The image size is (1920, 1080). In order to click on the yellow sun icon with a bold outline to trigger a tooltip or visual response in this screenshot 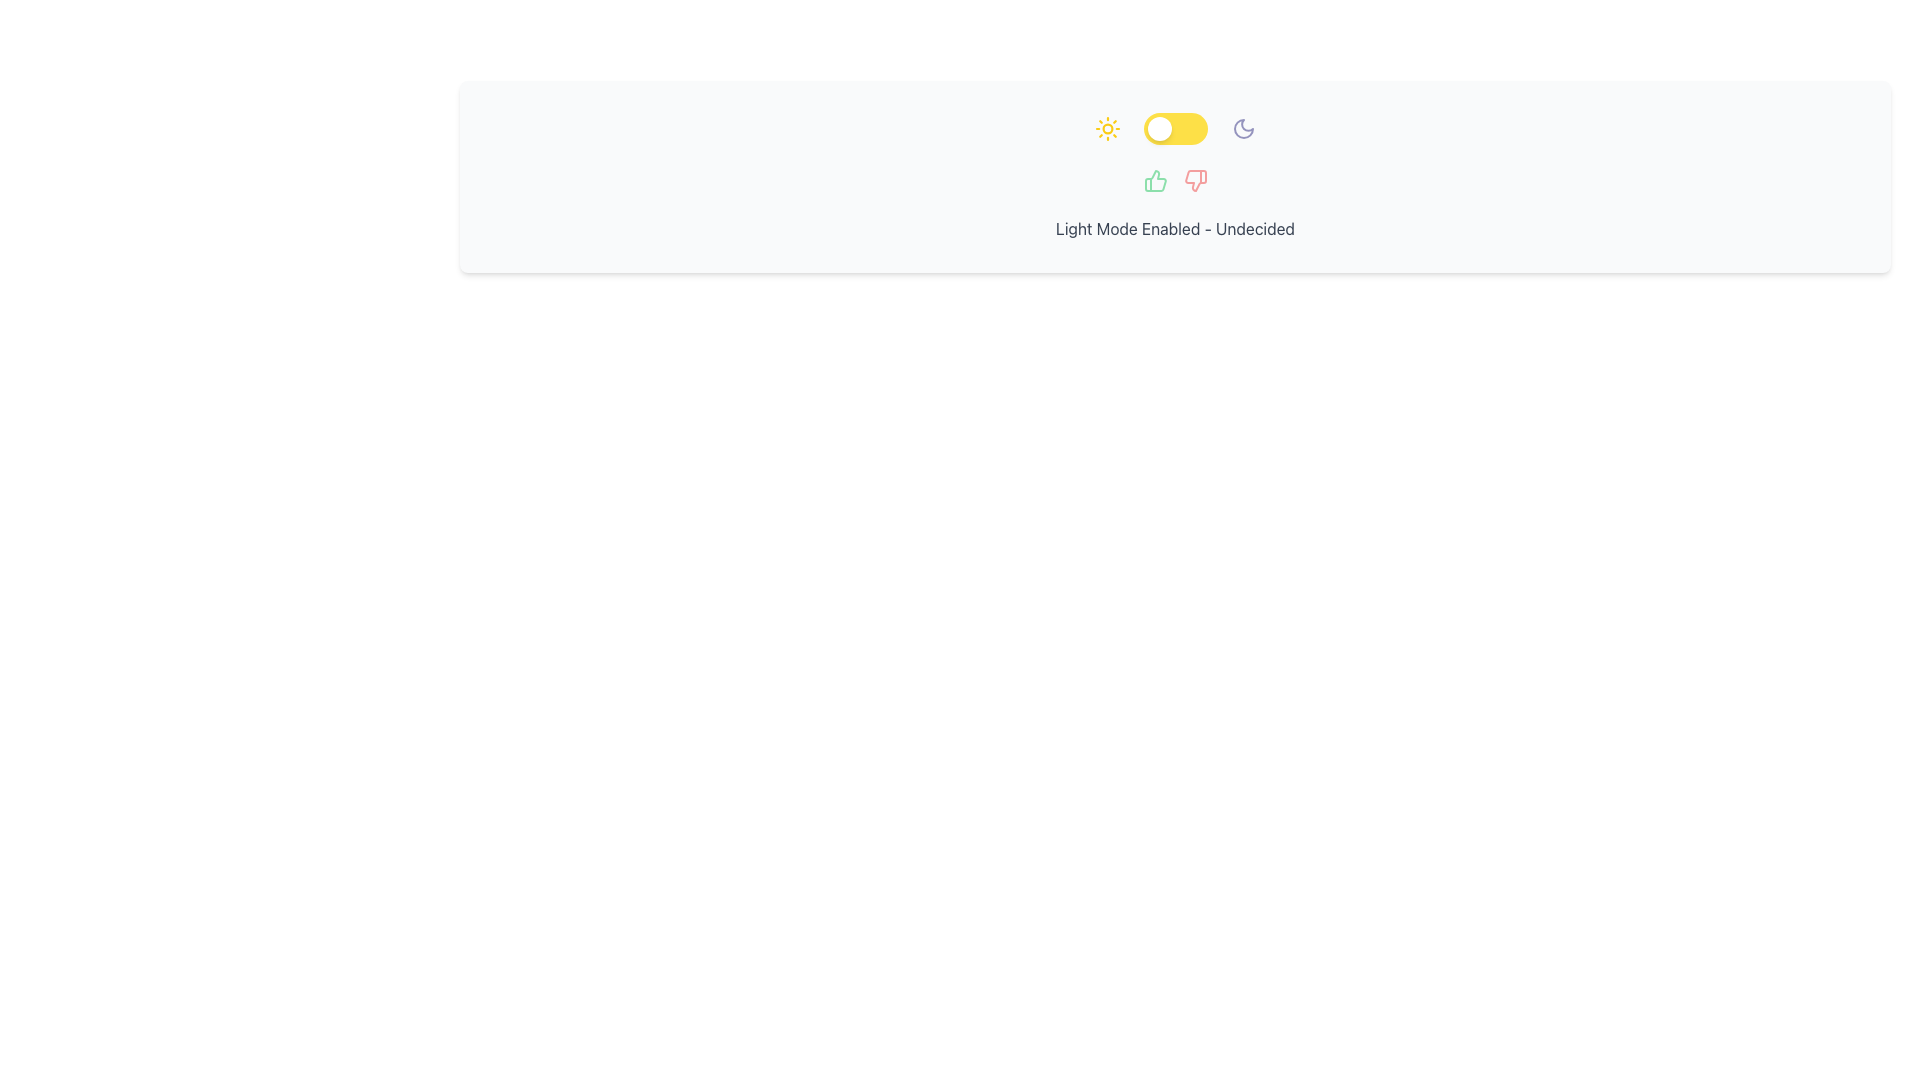, I will do `click(1106, 128)`.